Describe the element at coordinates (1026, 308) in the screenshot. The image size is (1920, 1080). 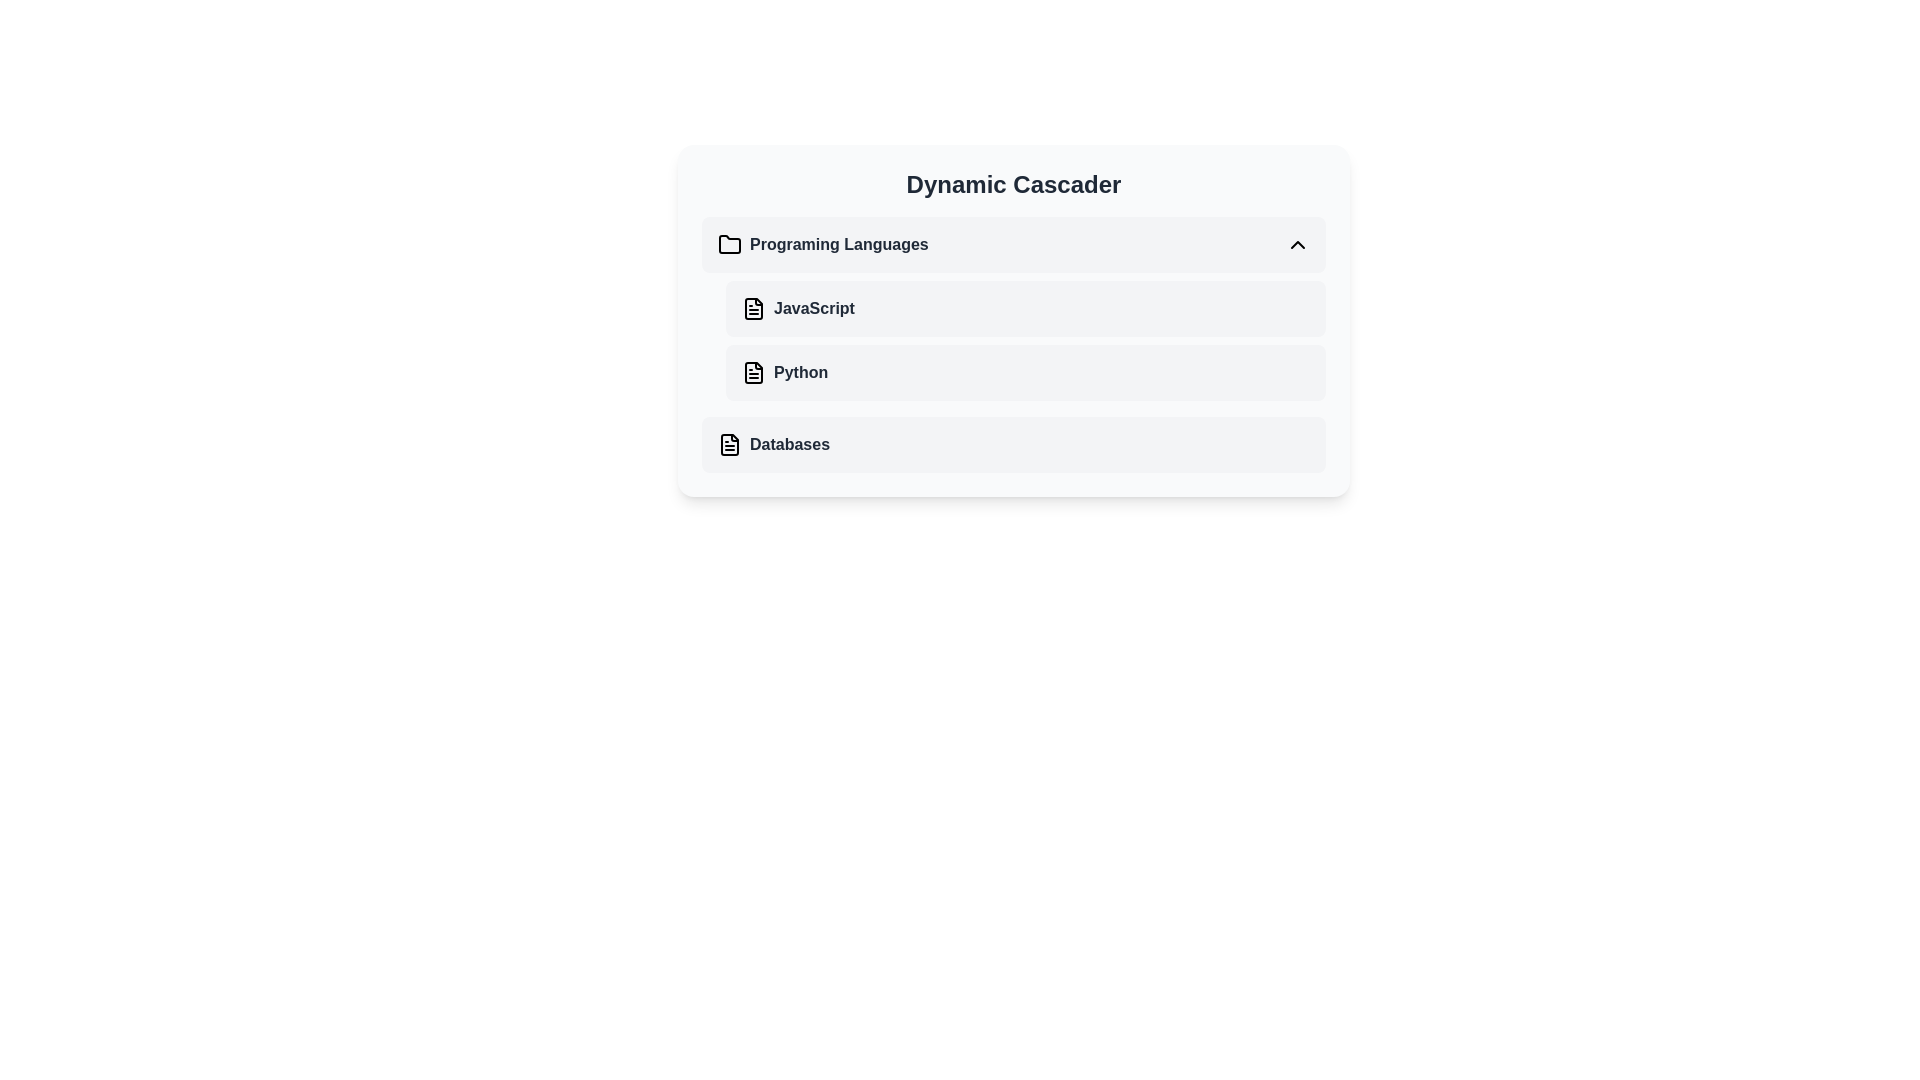
I see `the selectable list item for 'JavaScript' located in the first row under the 'Programming Languages' category` at that location.